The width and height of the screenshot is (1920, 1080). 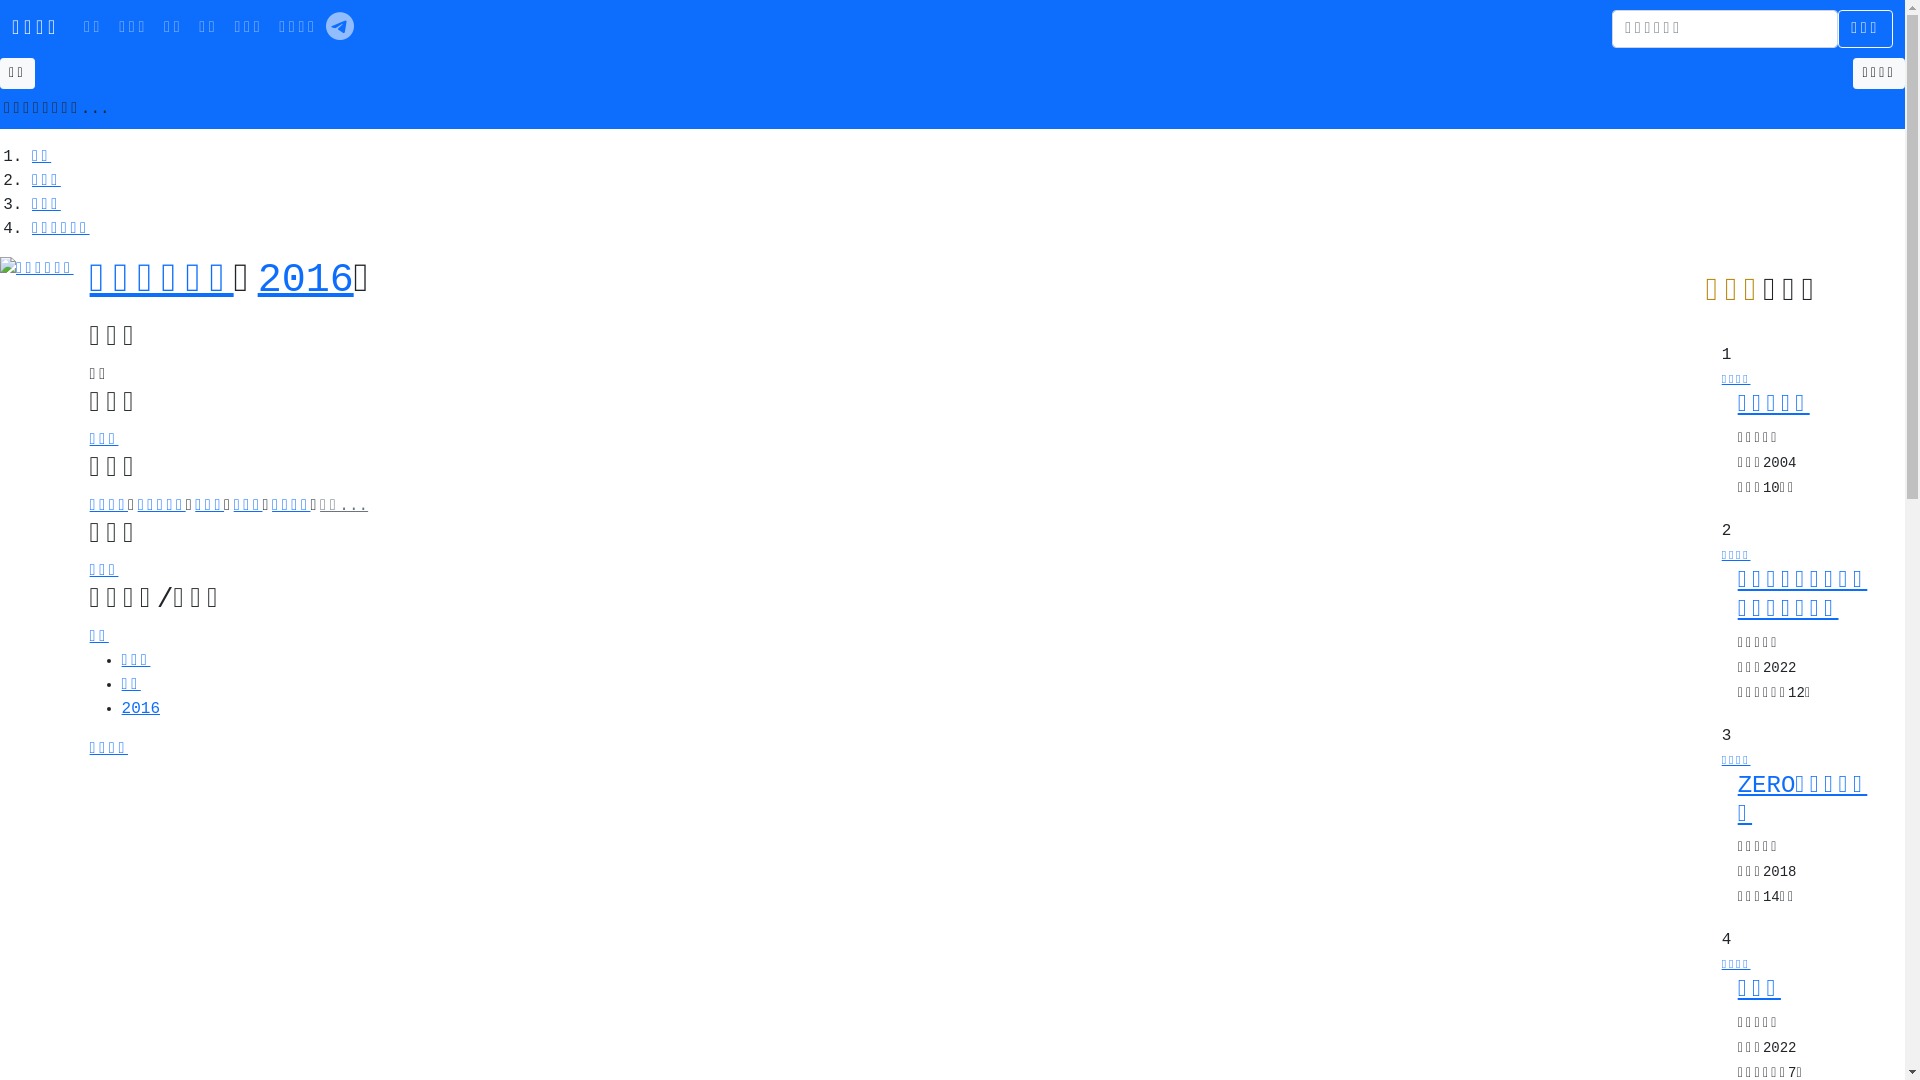 I want to click on '2016', so click(x=257, y=280).